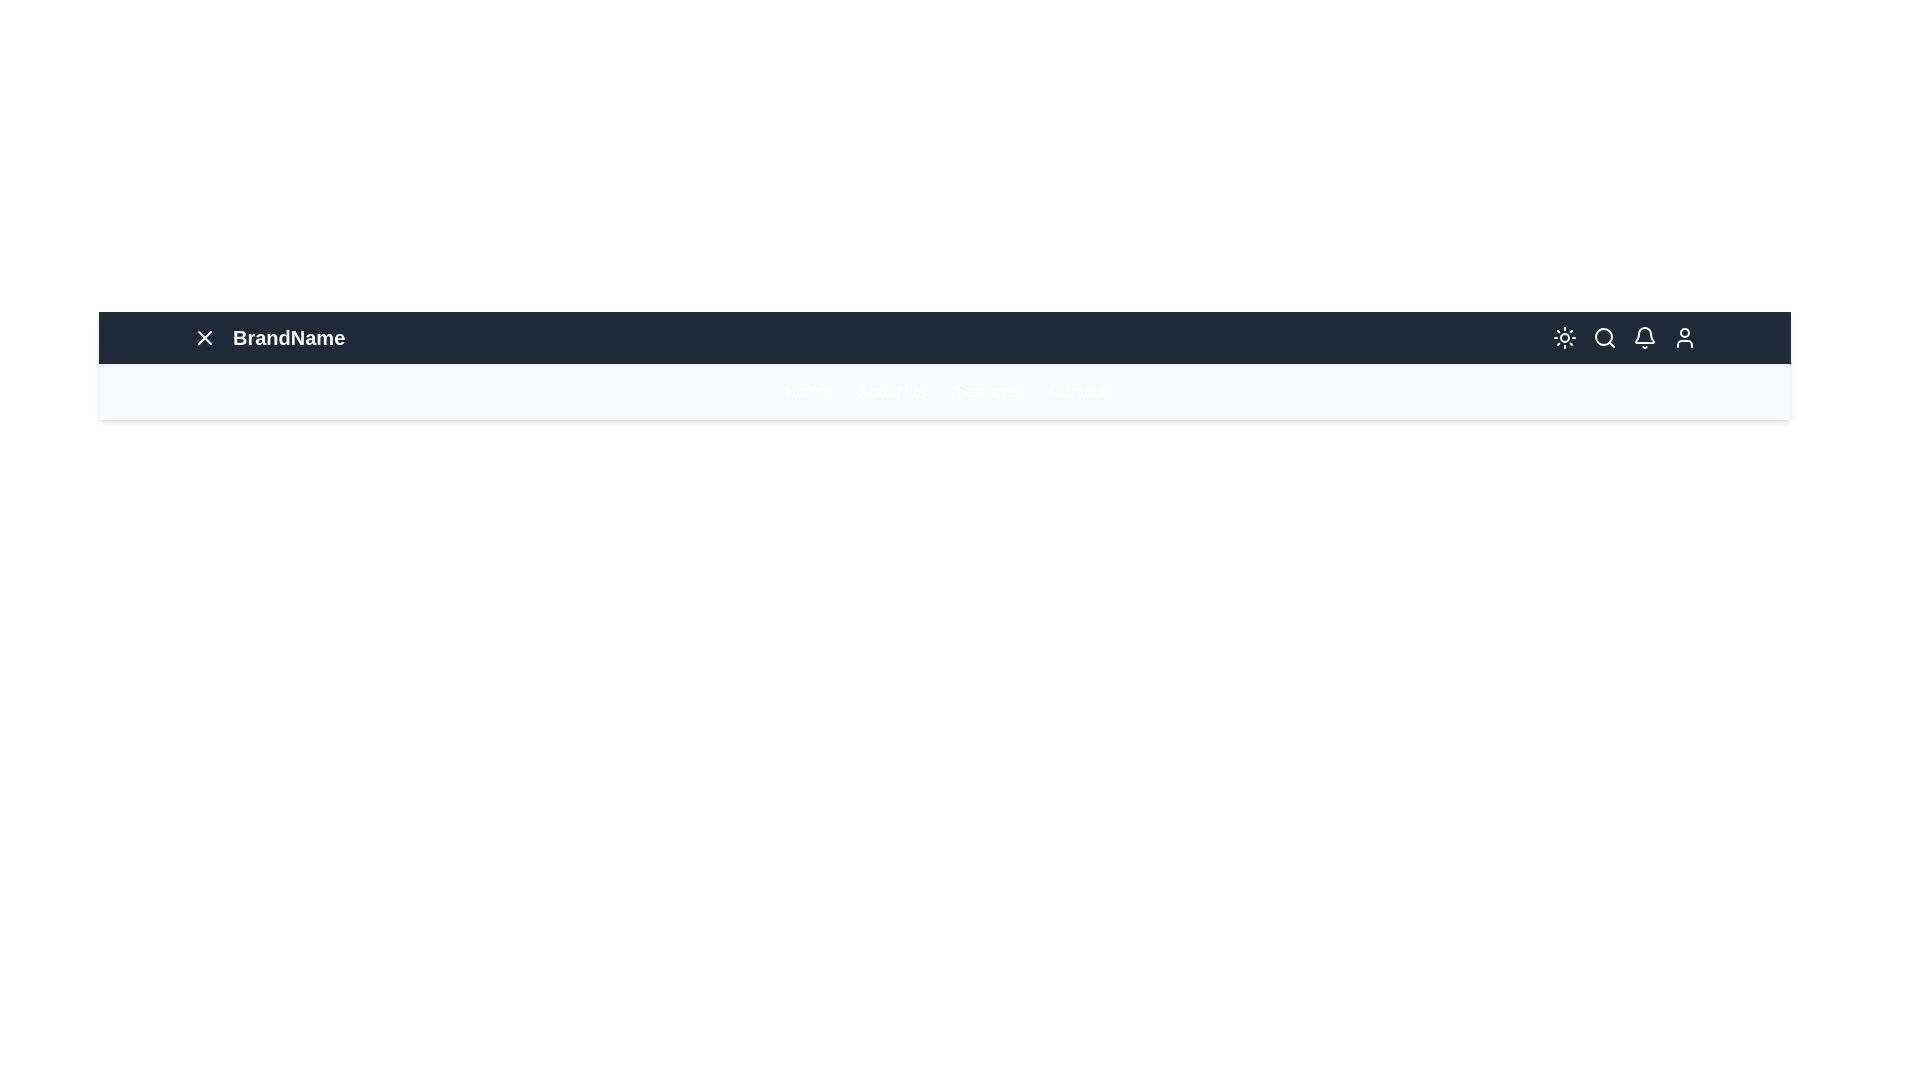 Image resolution: width=1920 pixels, height=1080 pixels. I want to click on the menu item labeled About Us to navigate to the corresponding section, so click(891, 392).